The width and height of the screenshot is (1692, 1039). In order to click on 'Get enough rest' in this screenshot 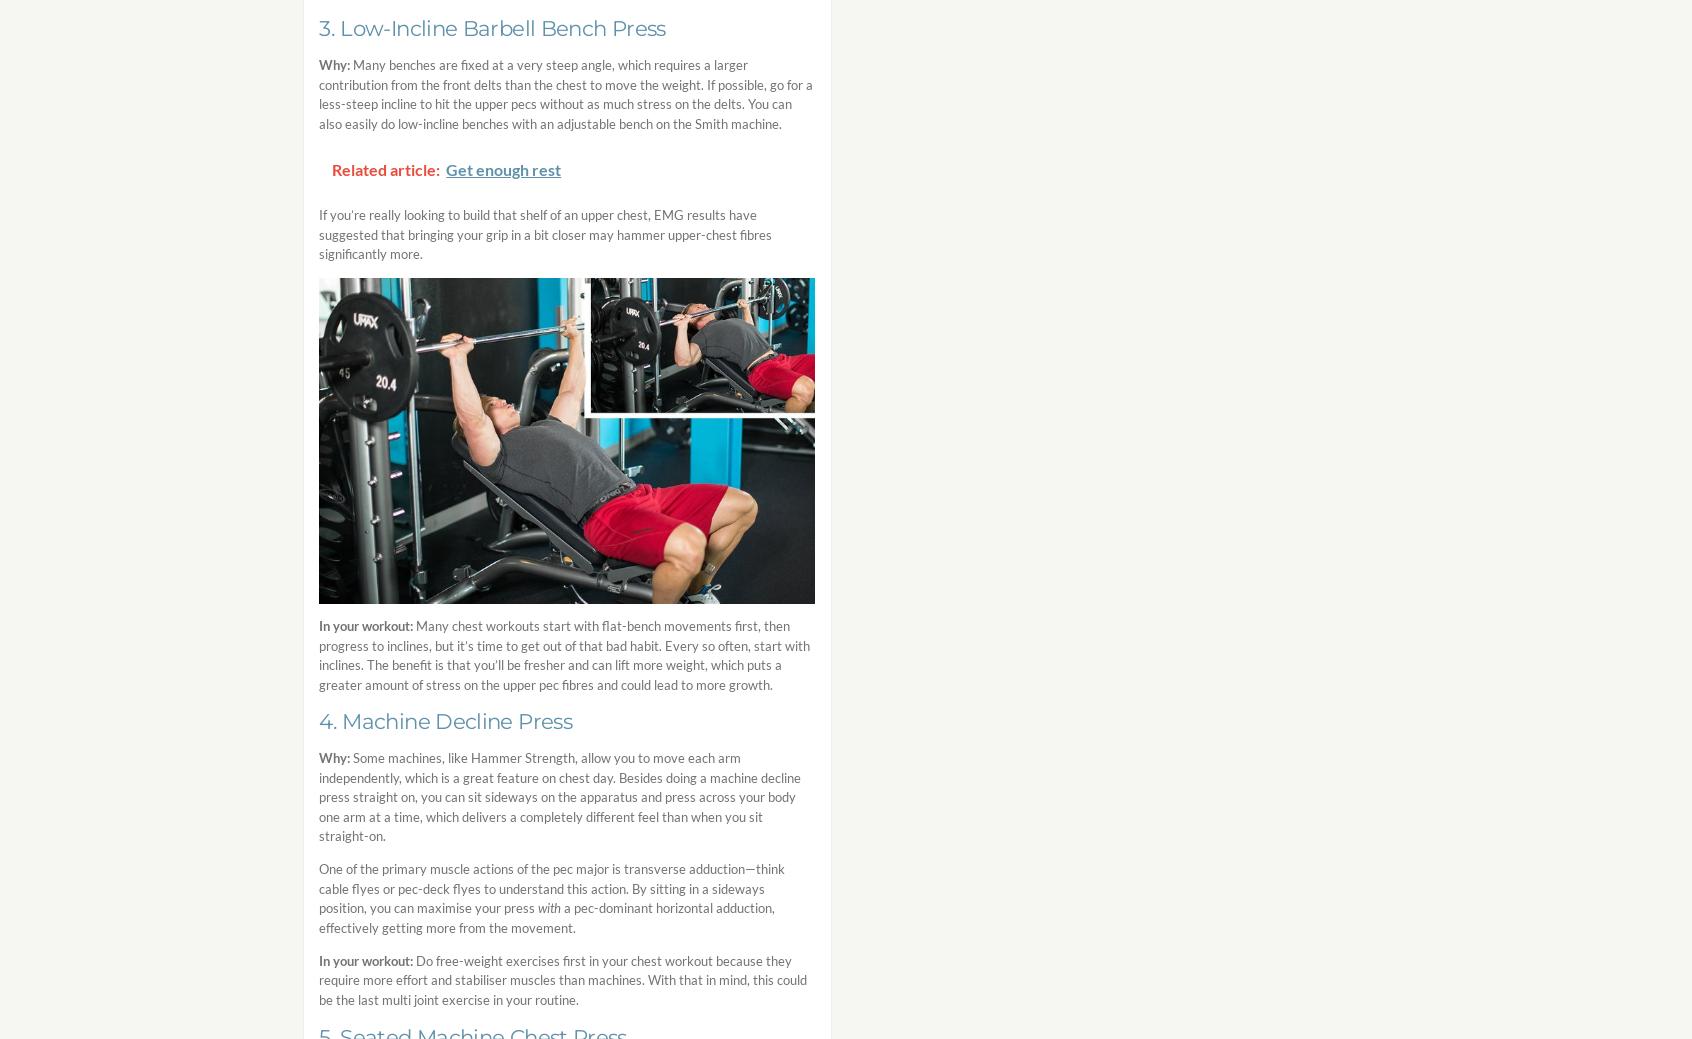, I will do `click(503, 168)`.